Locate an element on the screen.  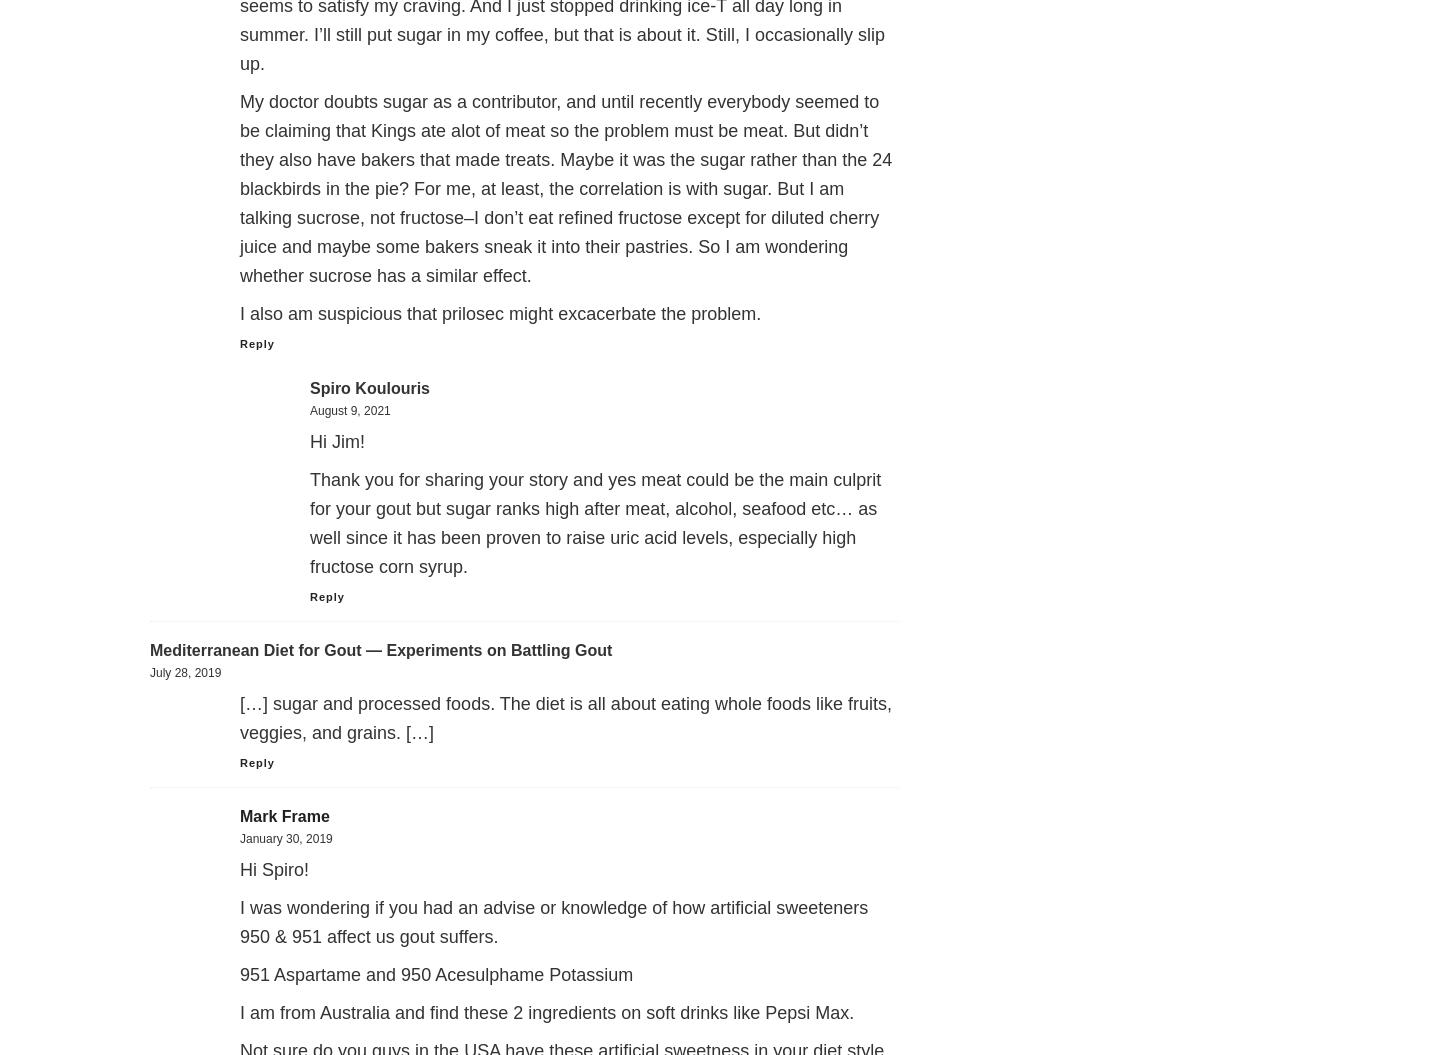
'I was wondering if you had an advise or knowledge of how artificial sweeteners 950 & 951 affect us gout suffers.' is located at coordinates (553, 921).